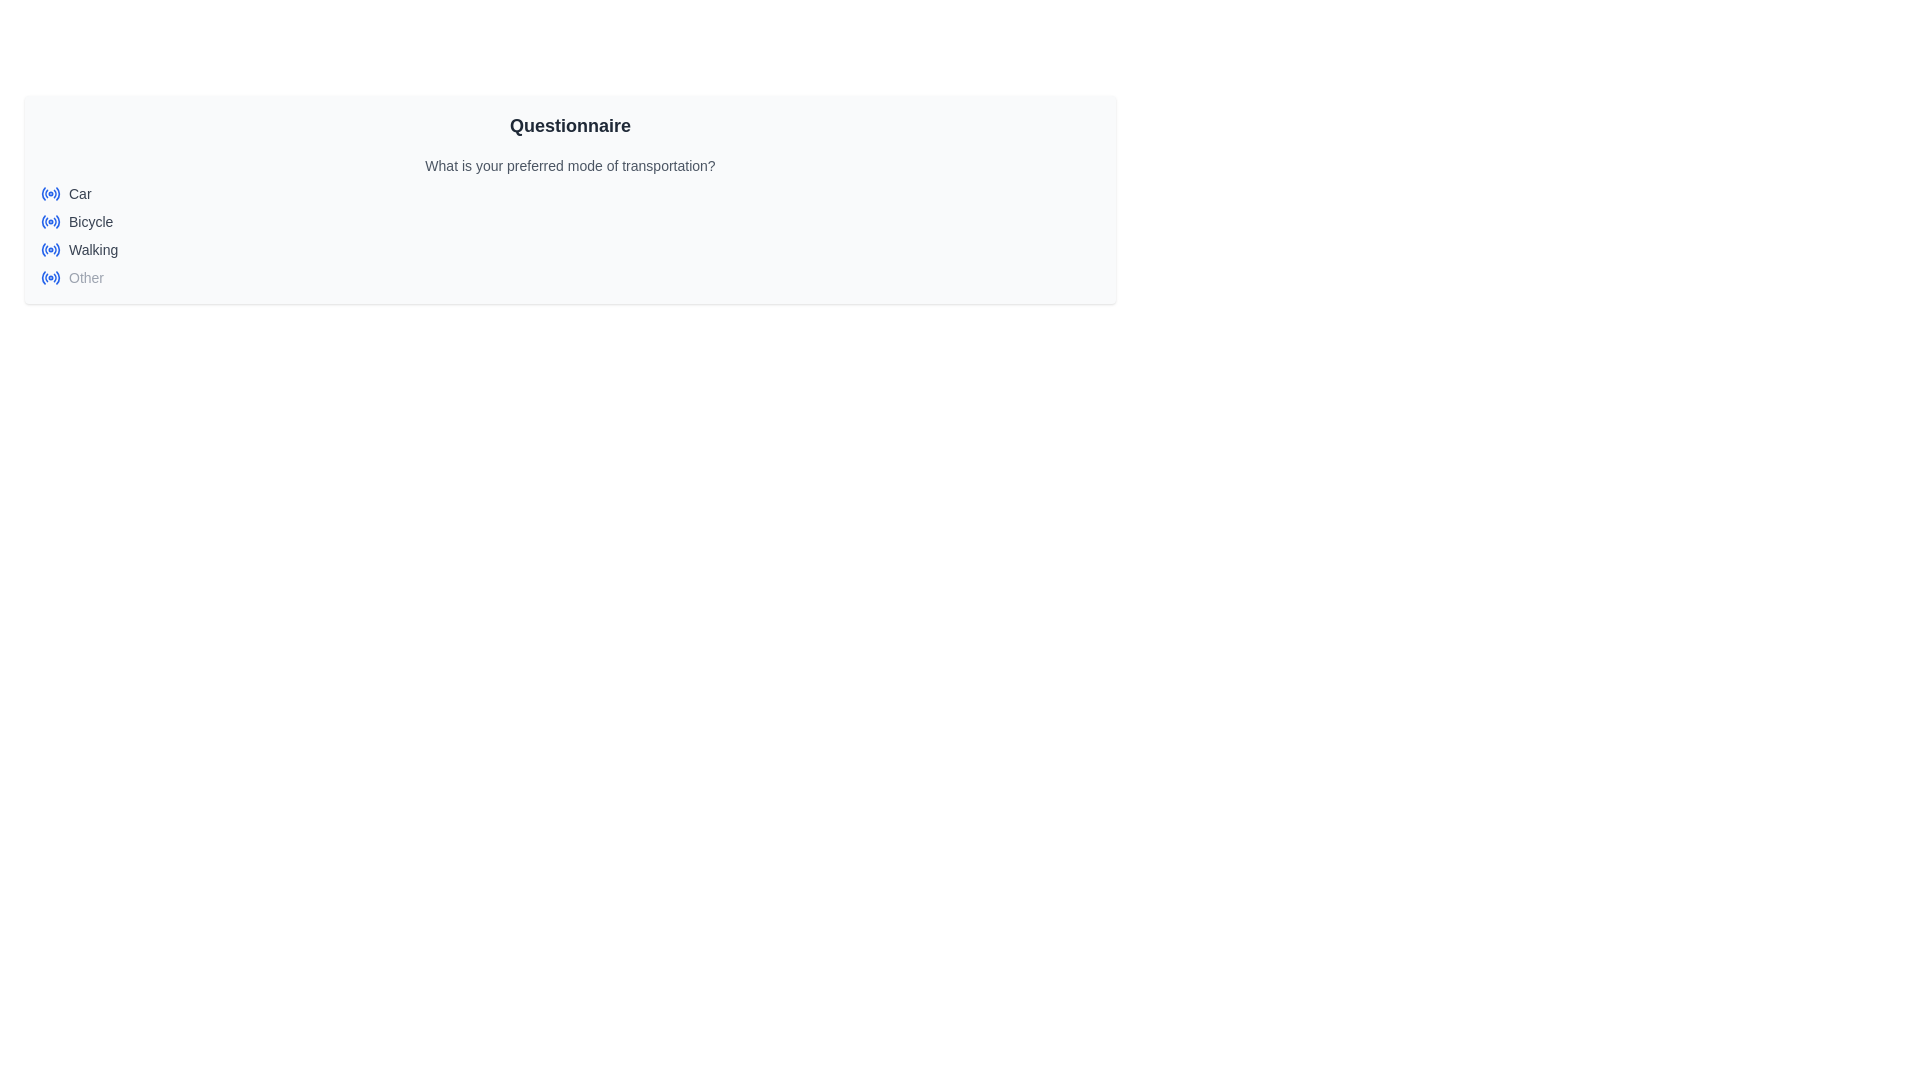 This screenshot has height=1080, width=1920. I want to click on the selected radio button for 'Bicycle' which is the second option in the vertical list of radio buttons, so click(51, 222).